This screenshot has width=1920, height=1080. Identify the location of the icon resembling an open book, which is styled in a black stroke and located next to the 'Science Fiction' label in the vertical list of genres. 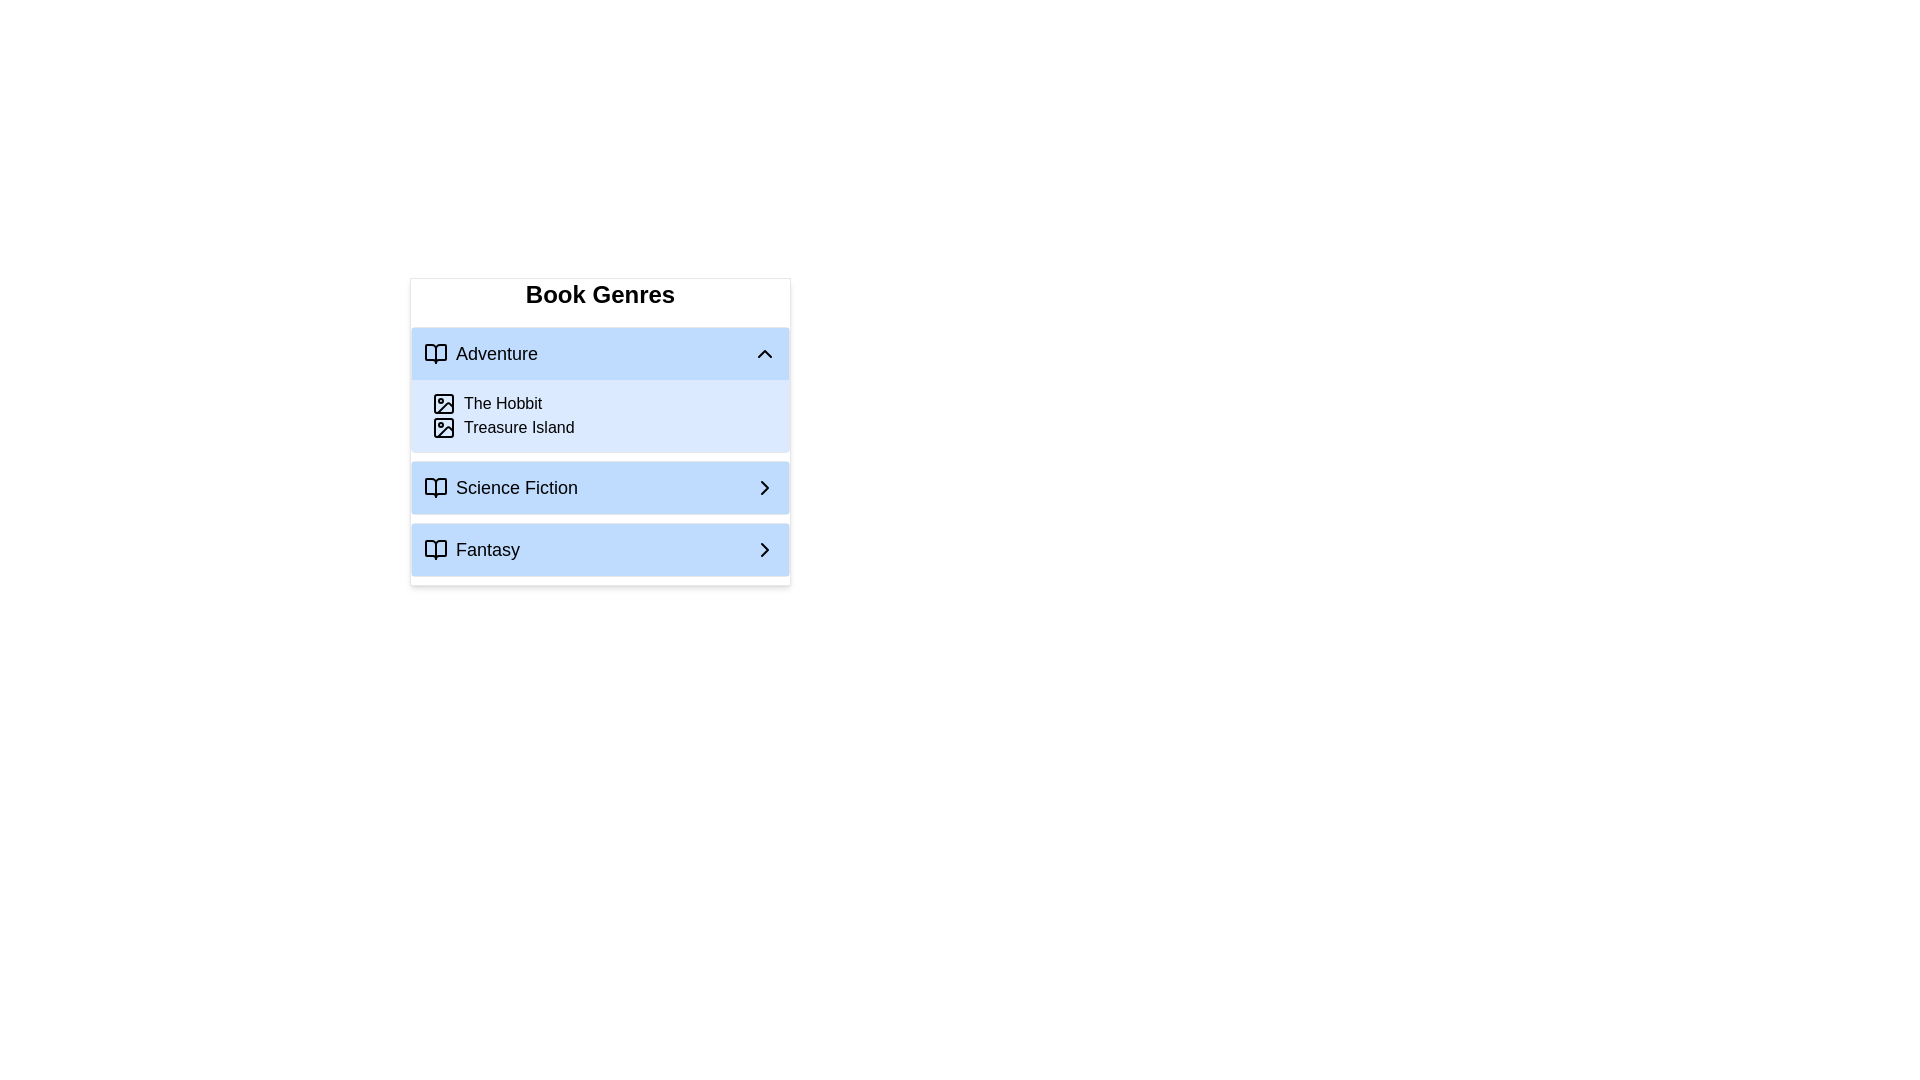
(435, 488).